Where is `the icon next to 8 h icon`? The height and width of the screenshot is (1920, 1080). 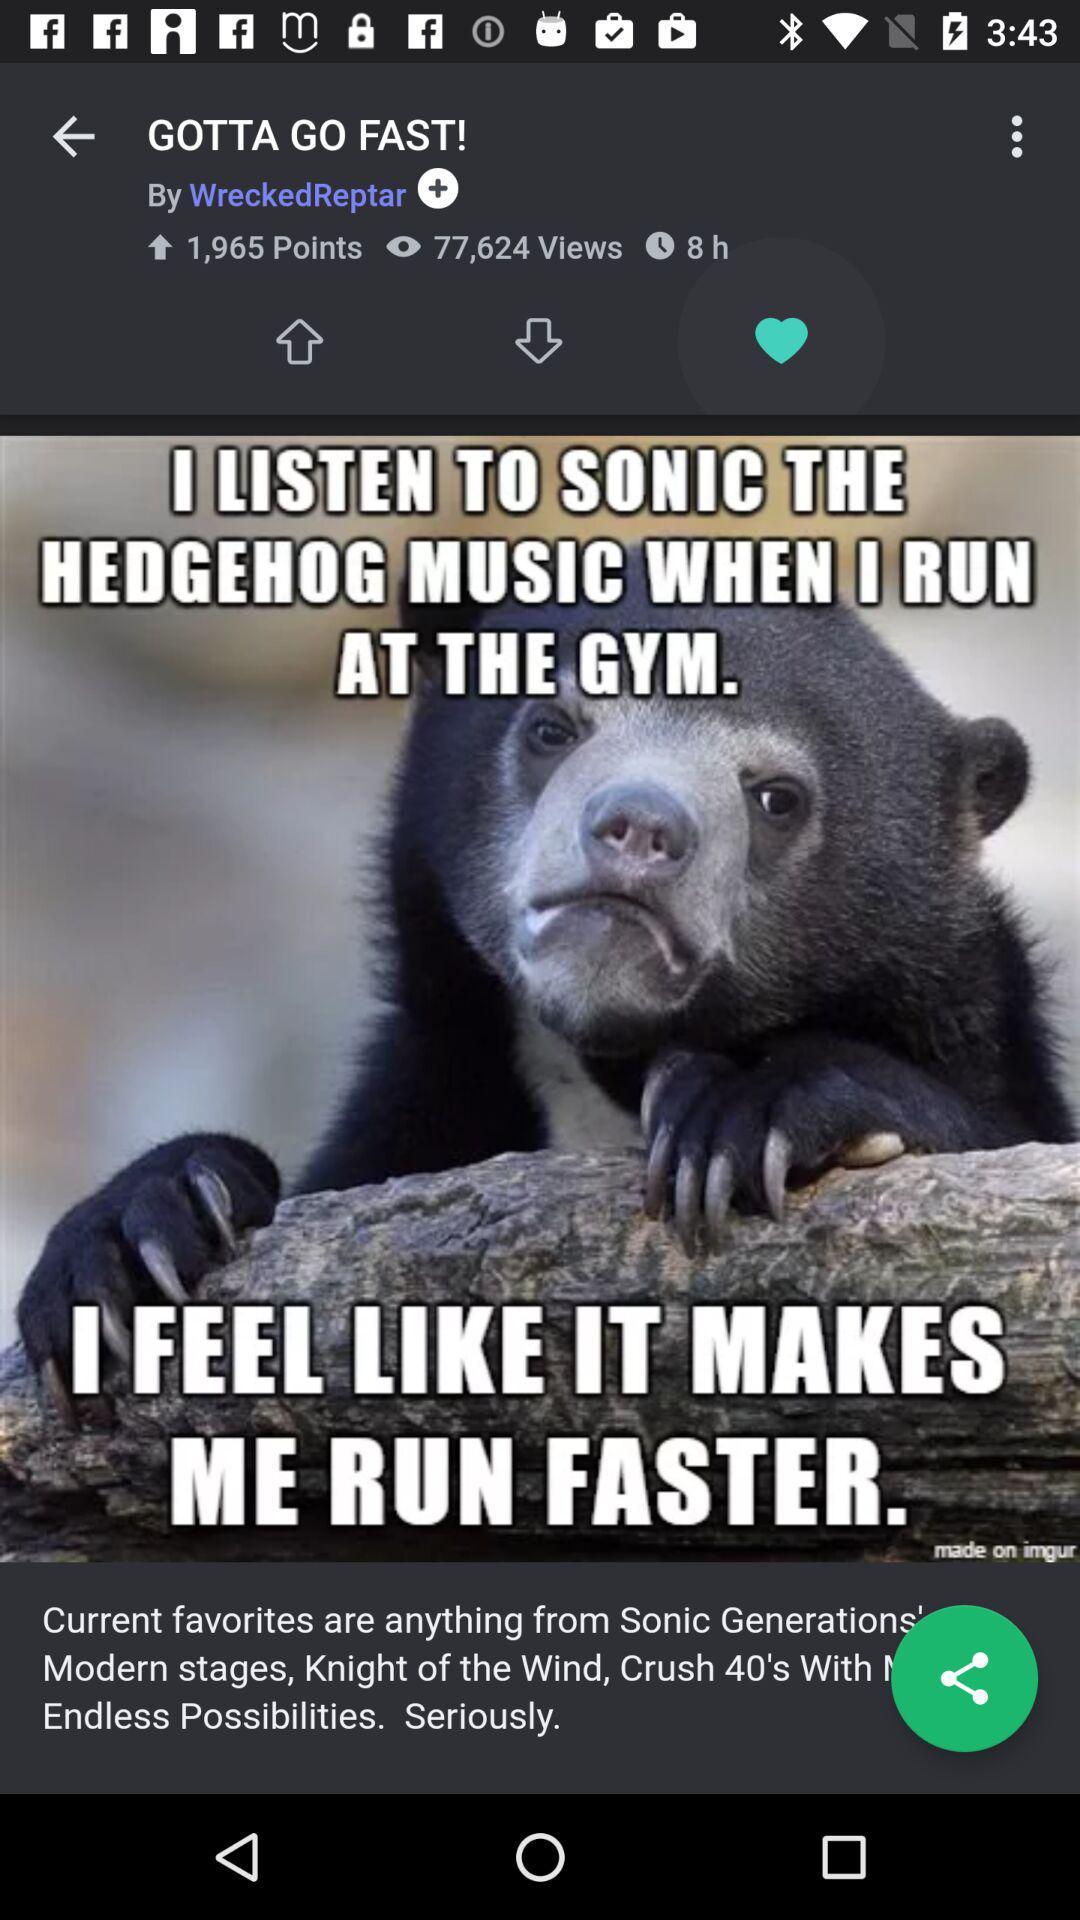
the icon next to 8 h icon is located at coordinates (431, 188).